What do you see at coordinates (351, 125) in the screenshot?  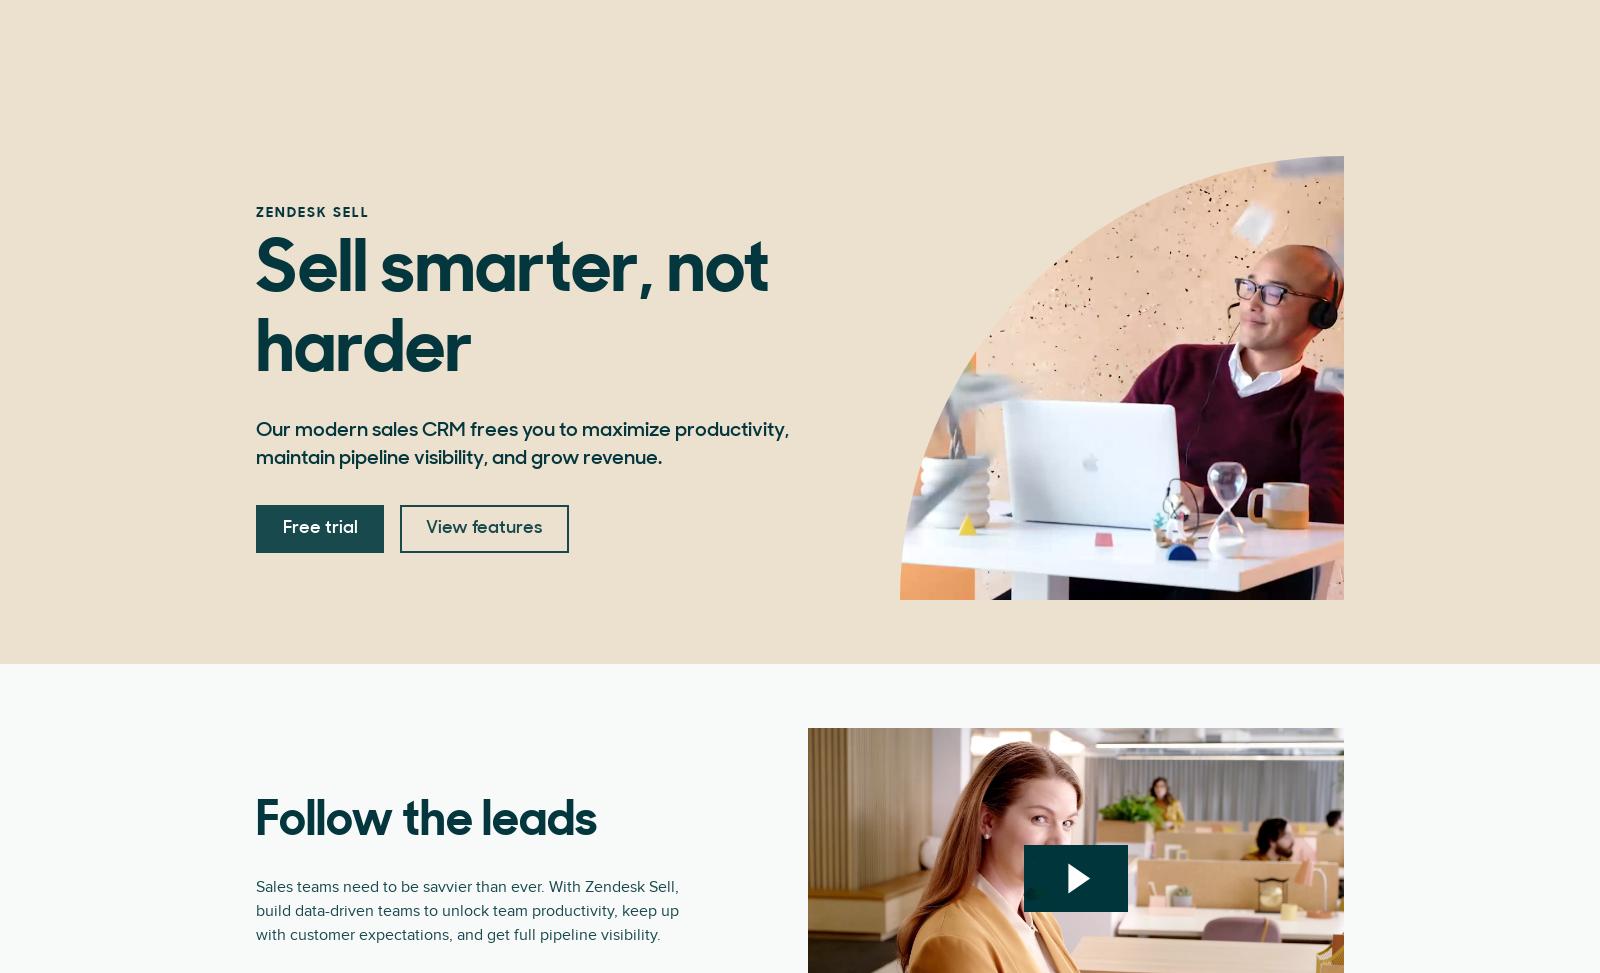 I see `'$19'` at bounding box center [351, 125].